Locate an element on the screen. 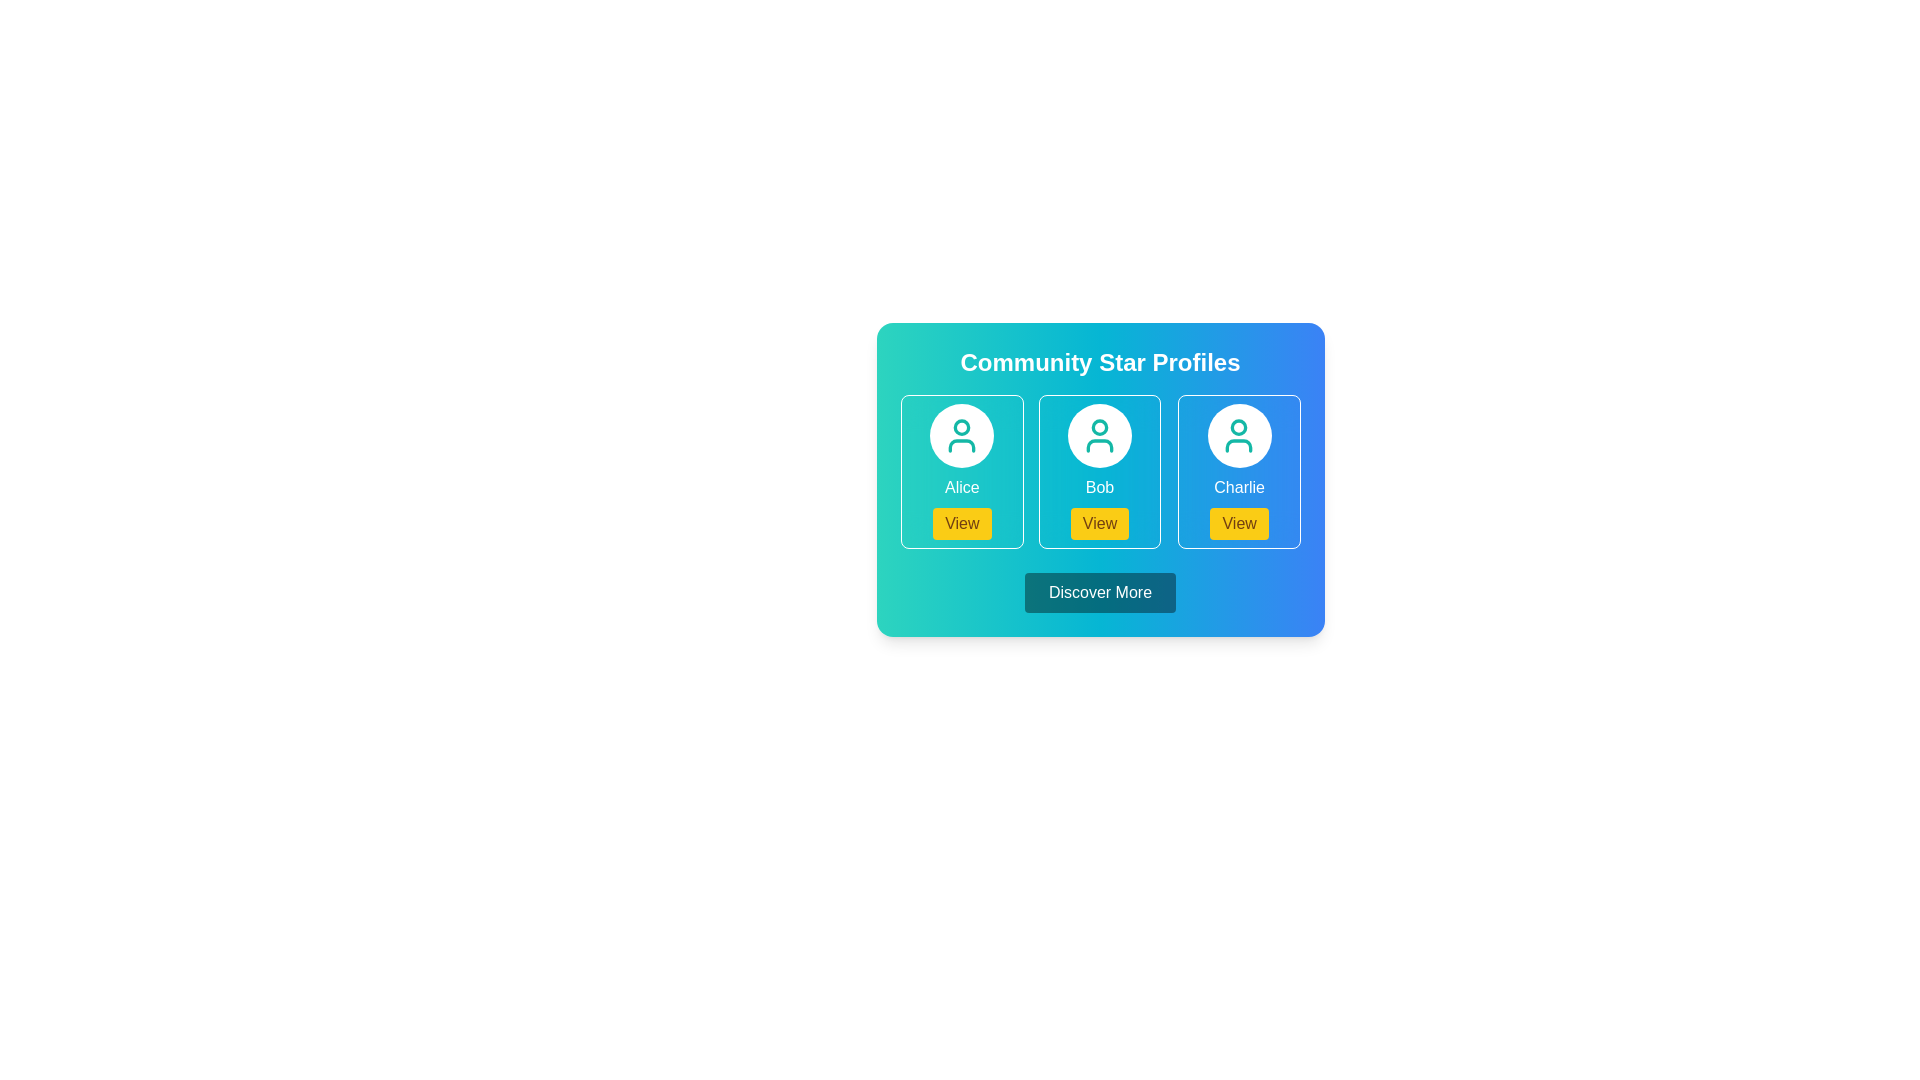 The height and width of the screenshot is (1080, 1920). the Text Label that serves as a descriptive heading for the section, providing context for the related profiles displayed below is located at coordinates (1099, 362).